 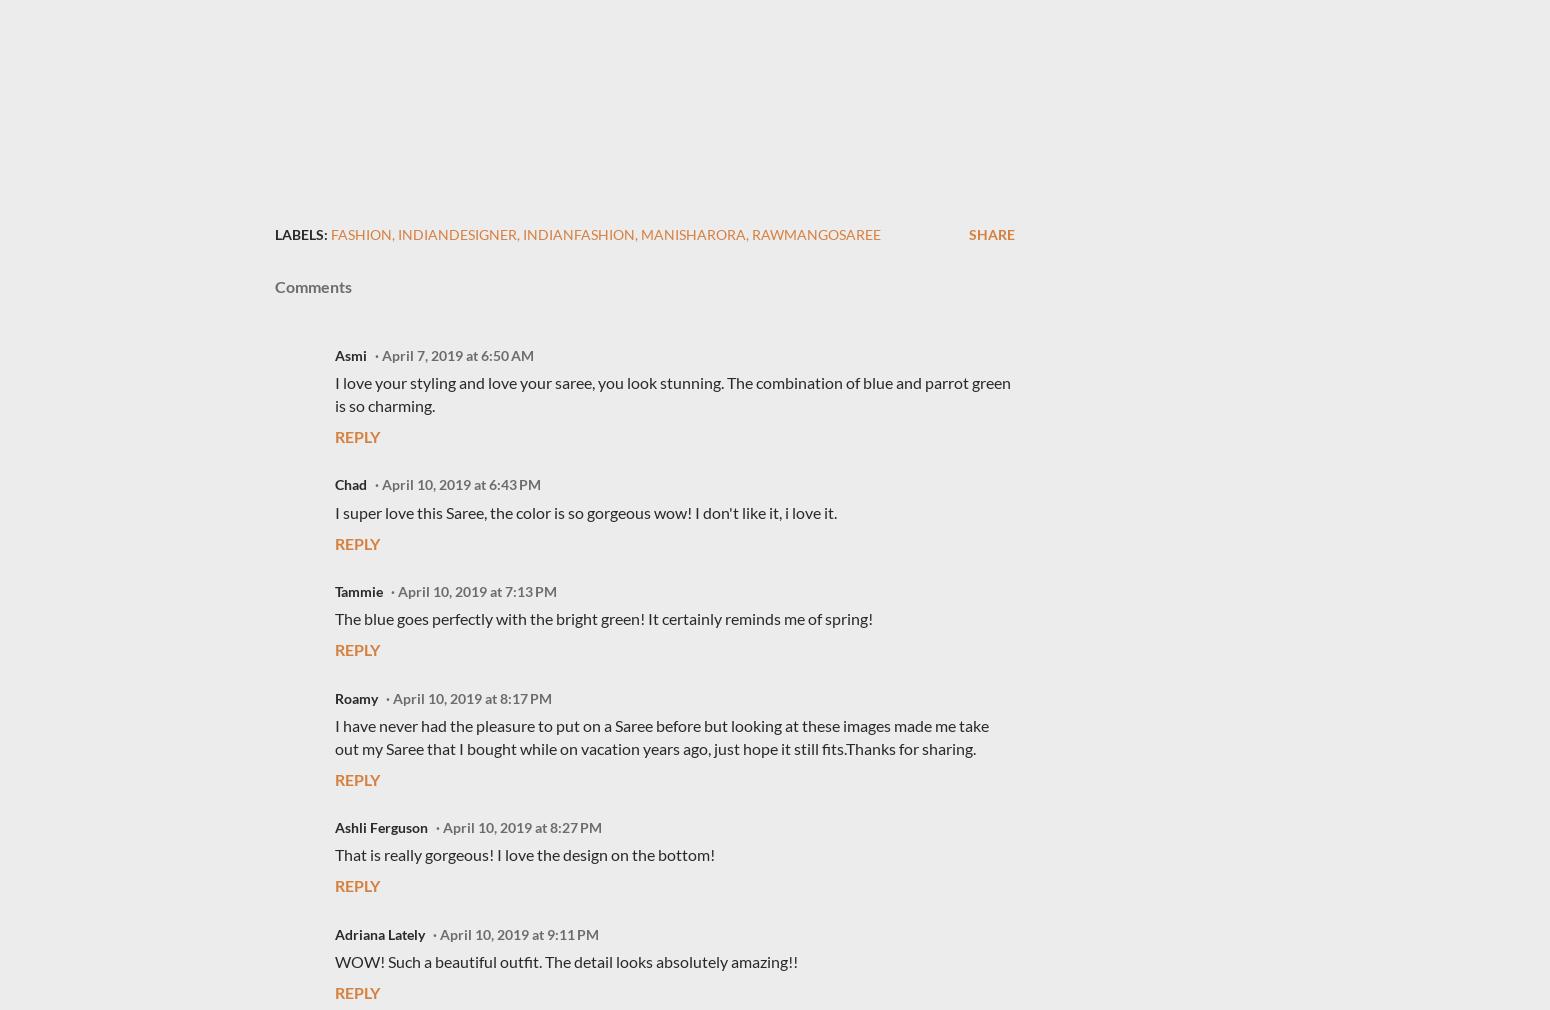 I want to click on 'Indiandesigner', so click(x=457, y=233).